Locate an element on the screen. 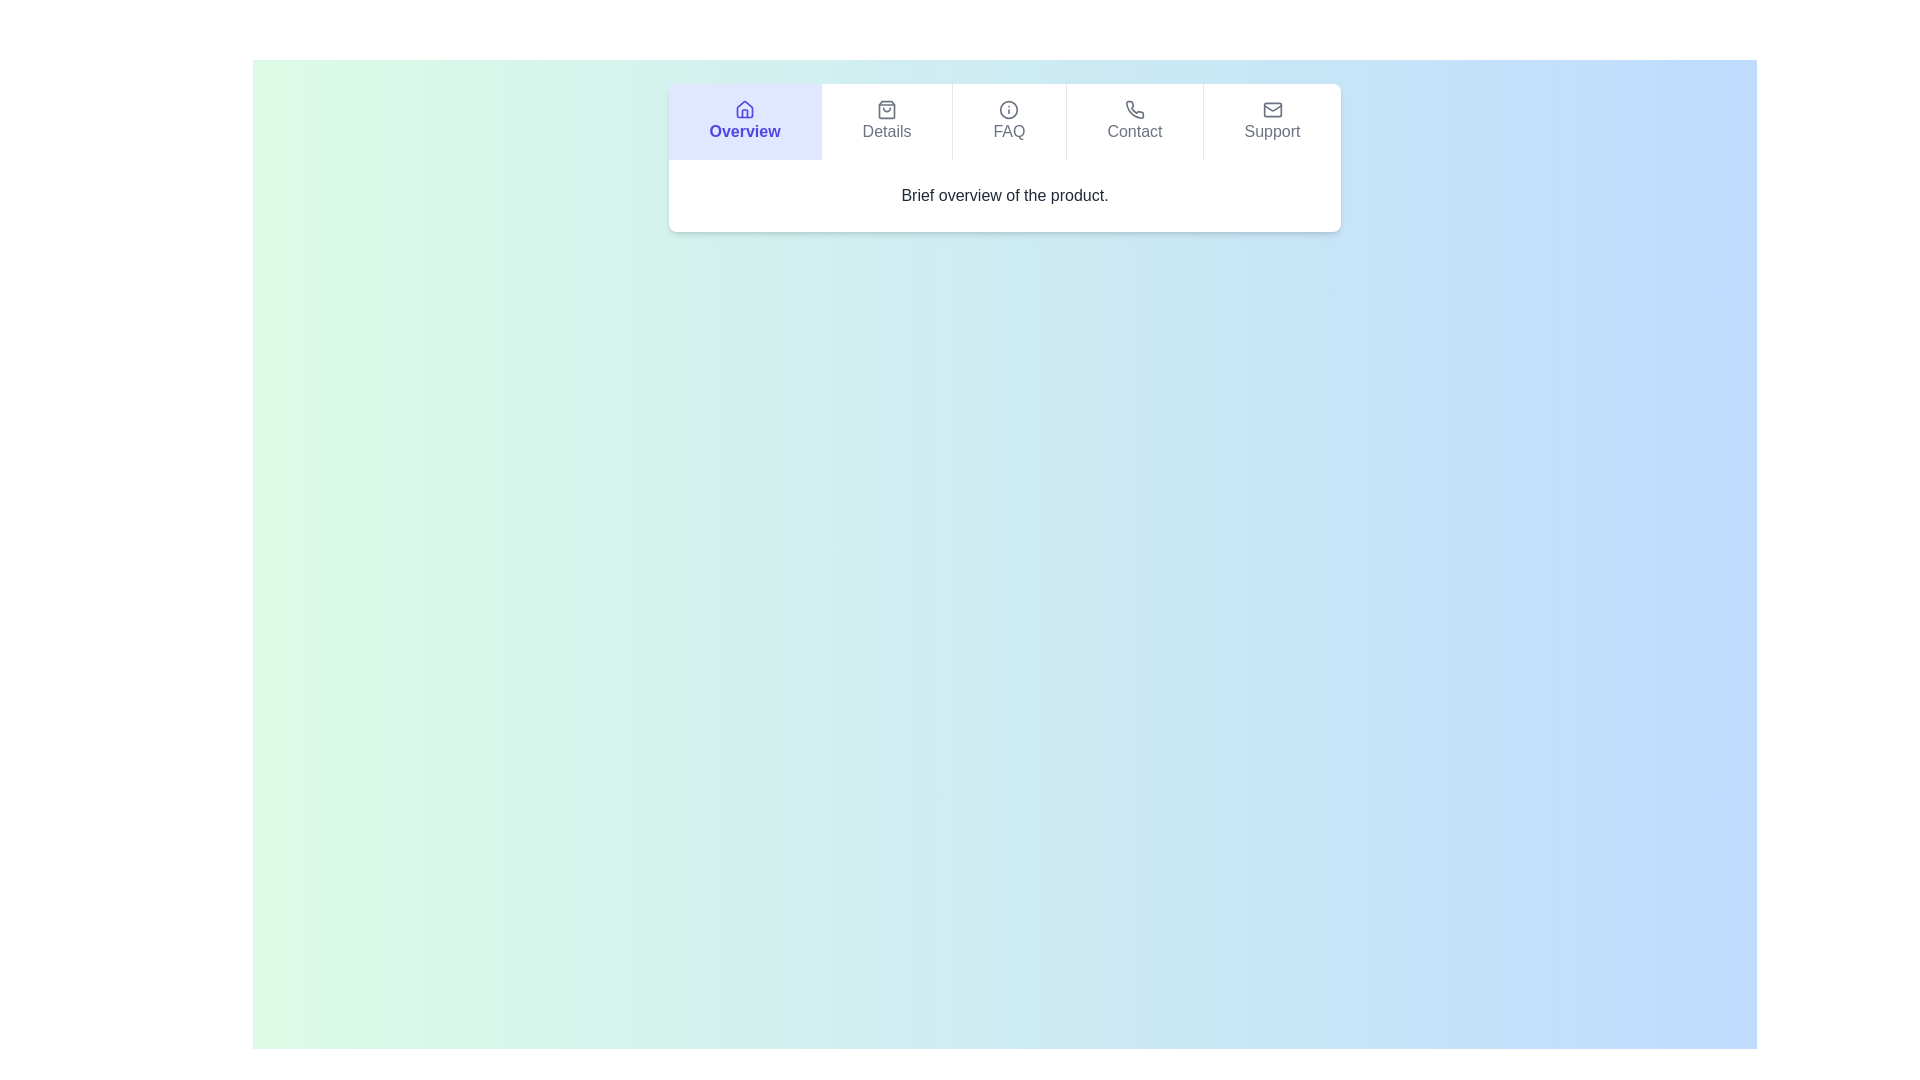 The width and height of the screenshot is (1920, 1080). the Overview tab to view its content is located at coordinates (743, 122).